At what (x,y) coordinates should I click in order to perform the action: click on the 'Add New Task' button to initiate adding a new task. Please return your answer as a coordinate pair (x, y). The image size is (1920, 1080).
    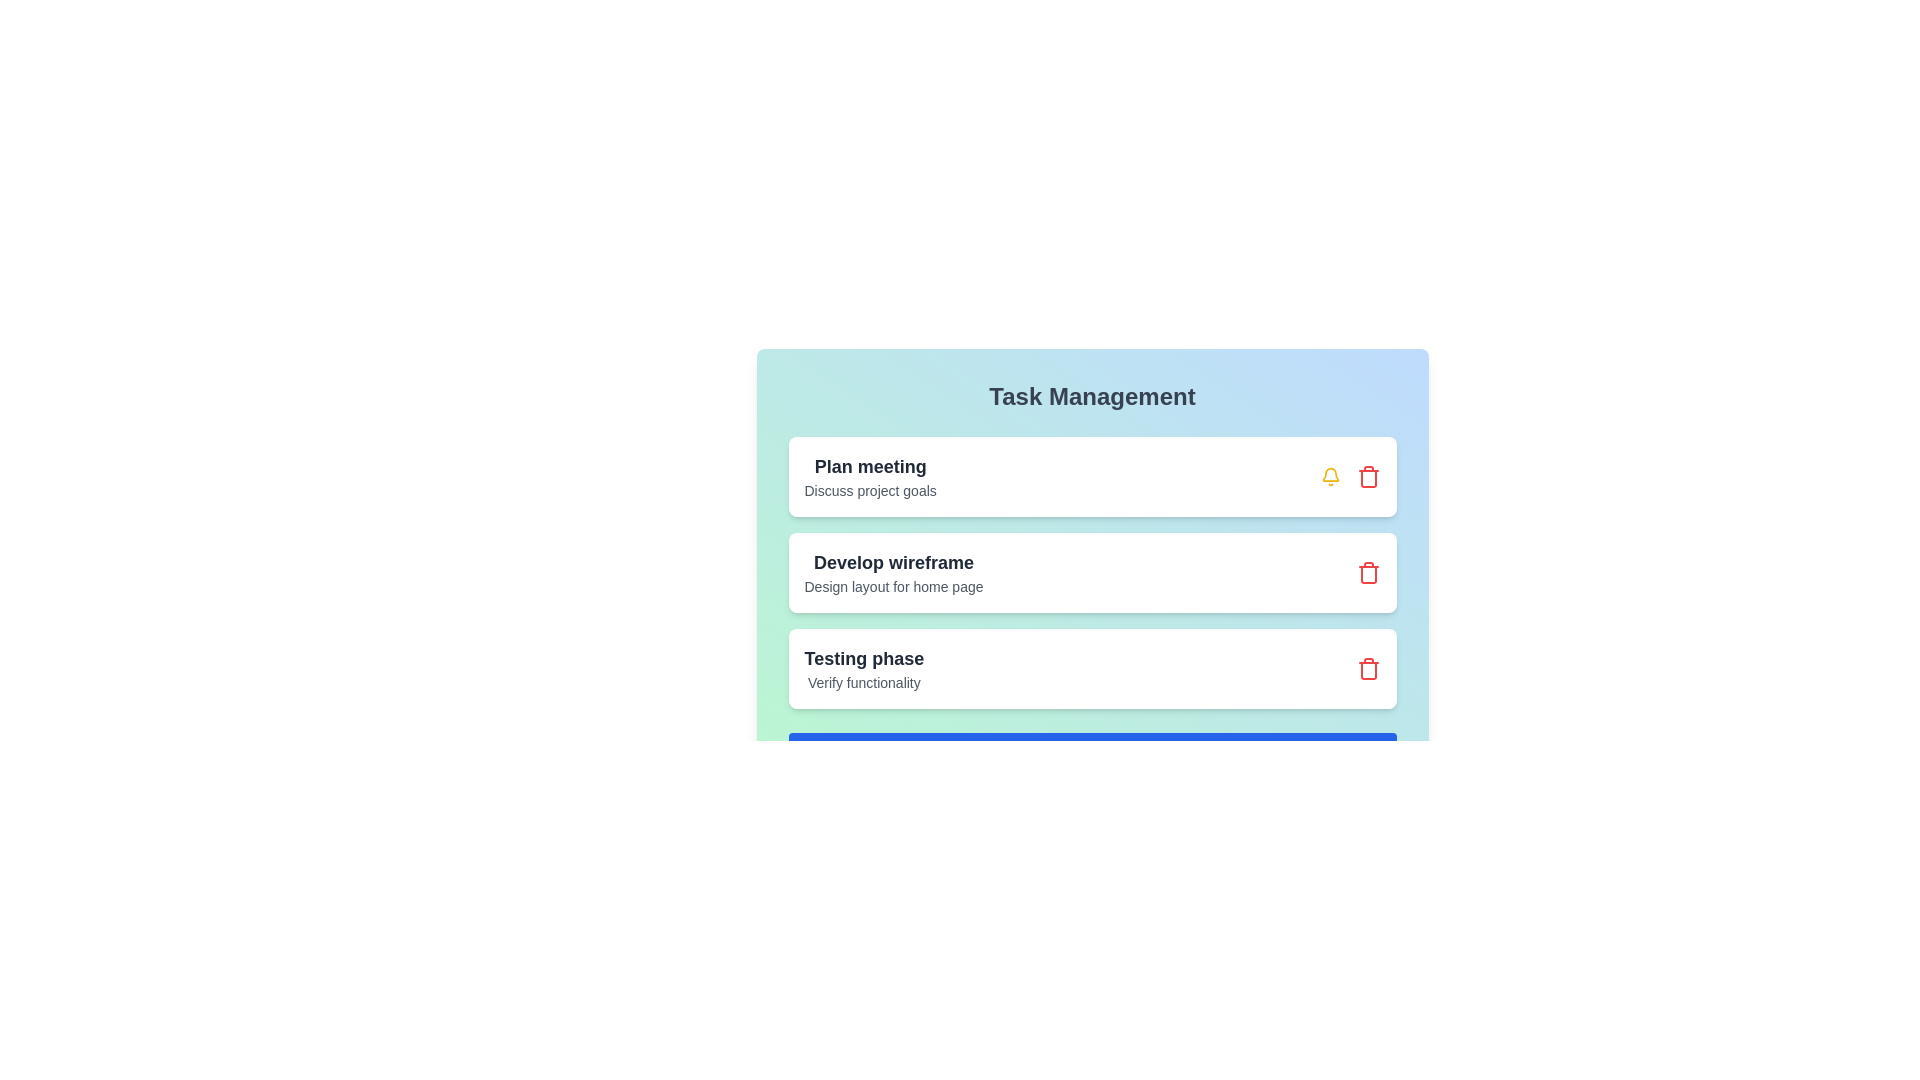
    Looking at the image, I should click on (1091, 752).